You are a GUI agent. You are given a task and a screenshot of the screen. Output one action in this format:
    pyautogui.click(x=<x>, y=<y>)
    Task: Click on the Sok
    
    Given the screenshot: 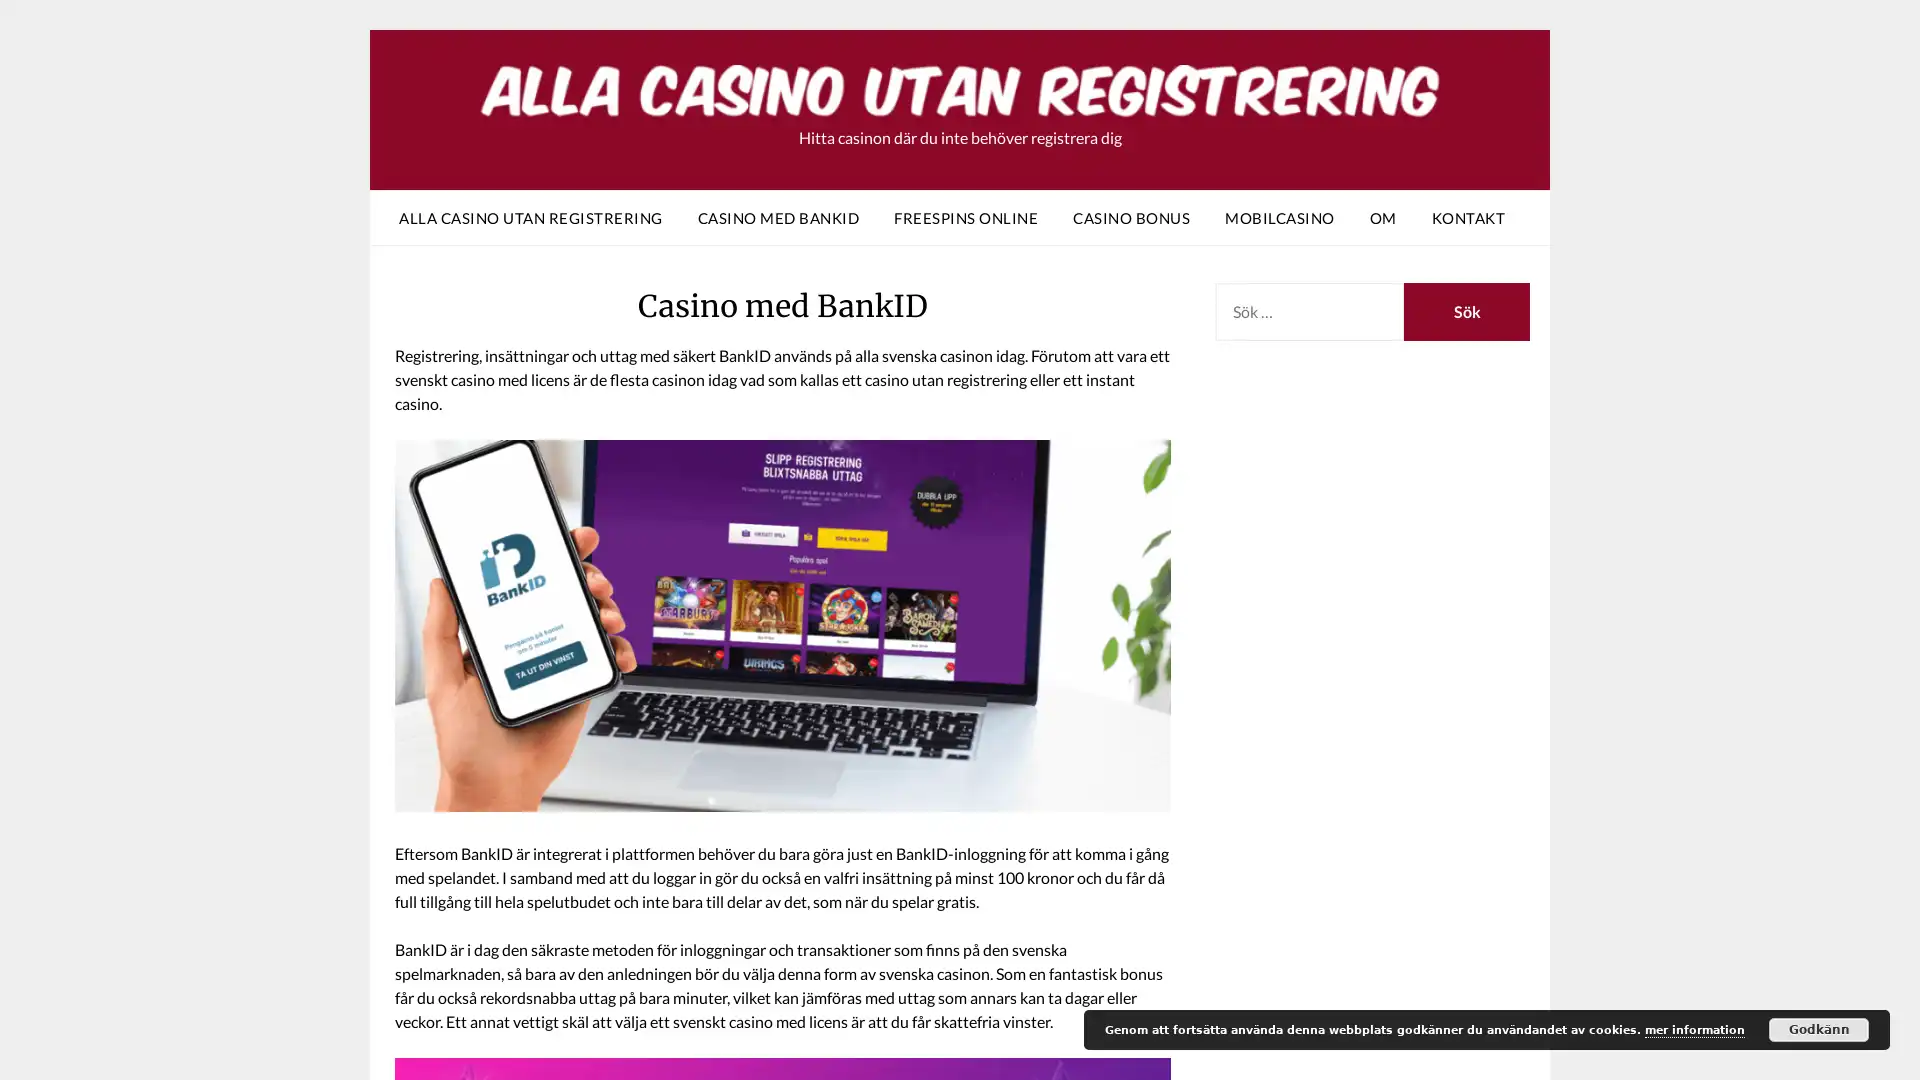 What is the action you would take?
    pyautogui.click(x=1466, y=312)
    